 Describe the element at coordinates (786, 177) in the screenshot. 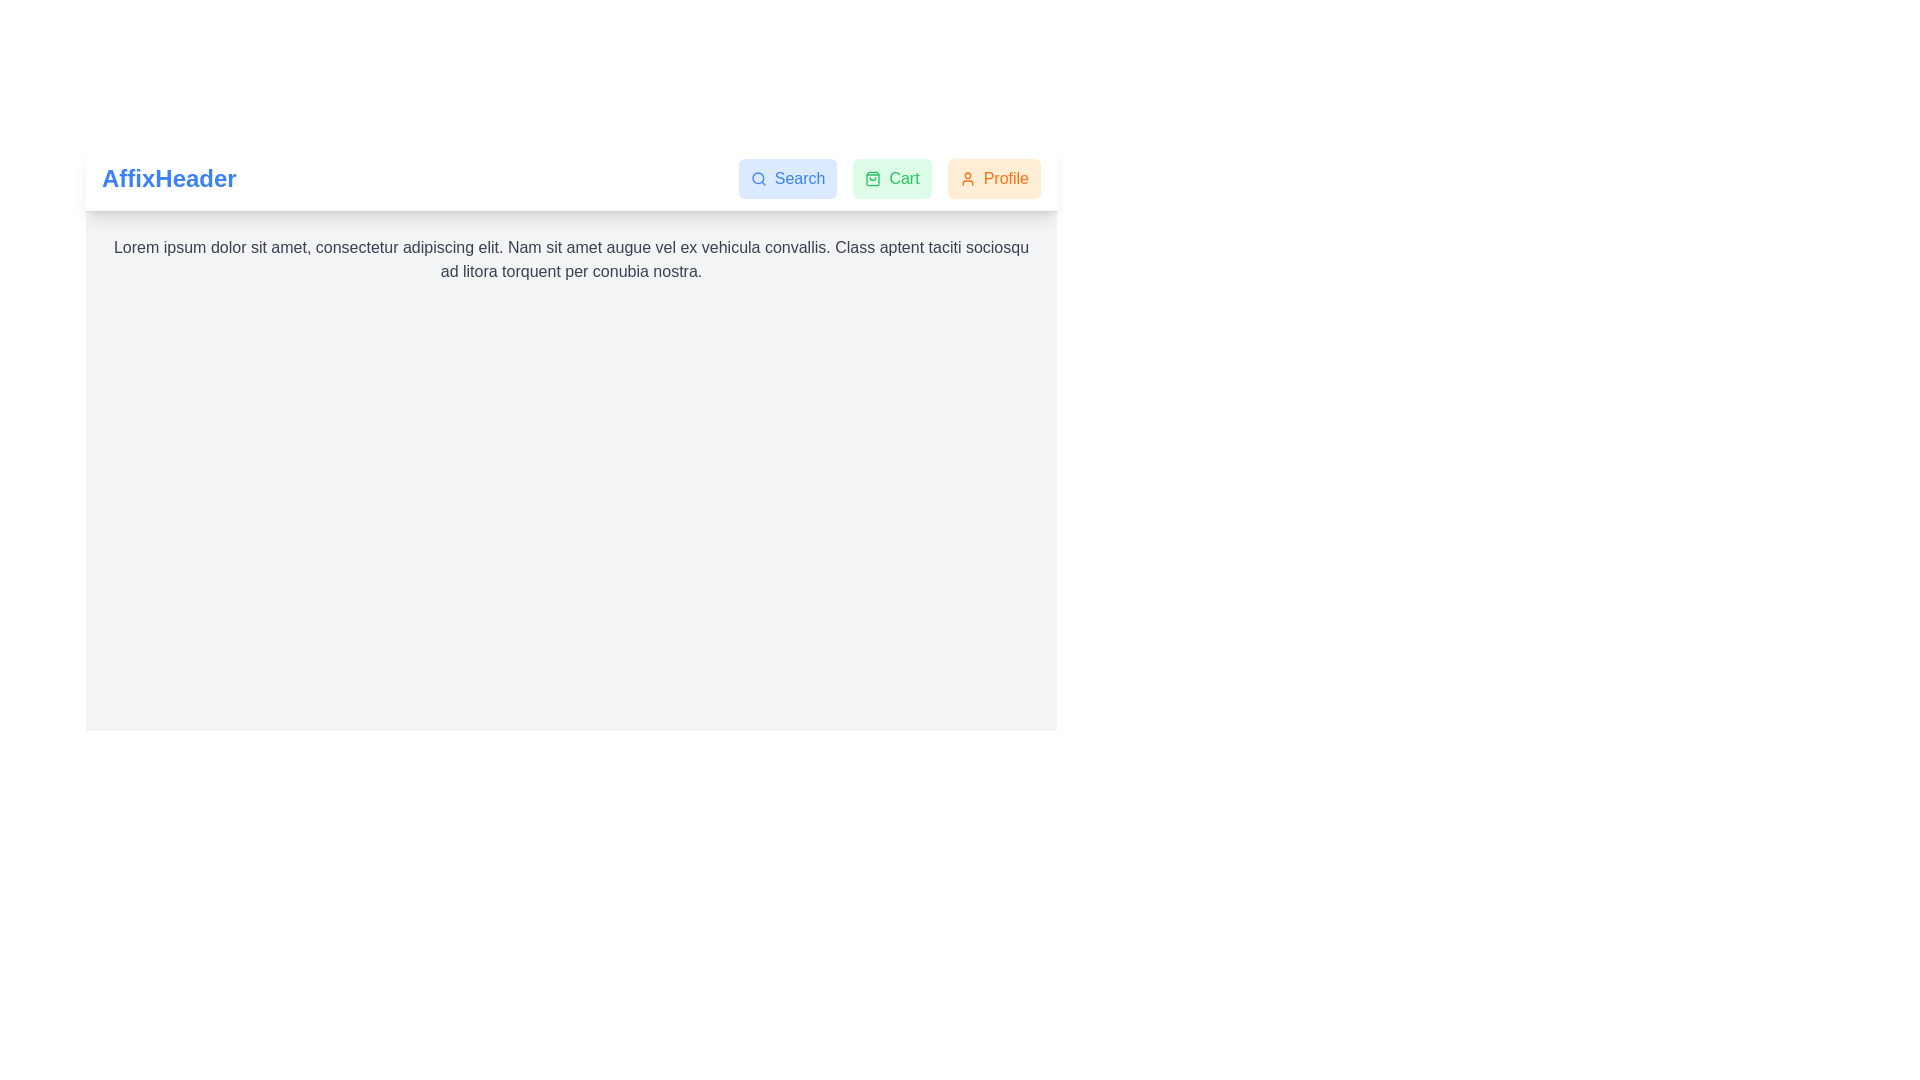

I see `the blue 'Search' button with rounded corners located at the top-right corner of the interface` at that location.